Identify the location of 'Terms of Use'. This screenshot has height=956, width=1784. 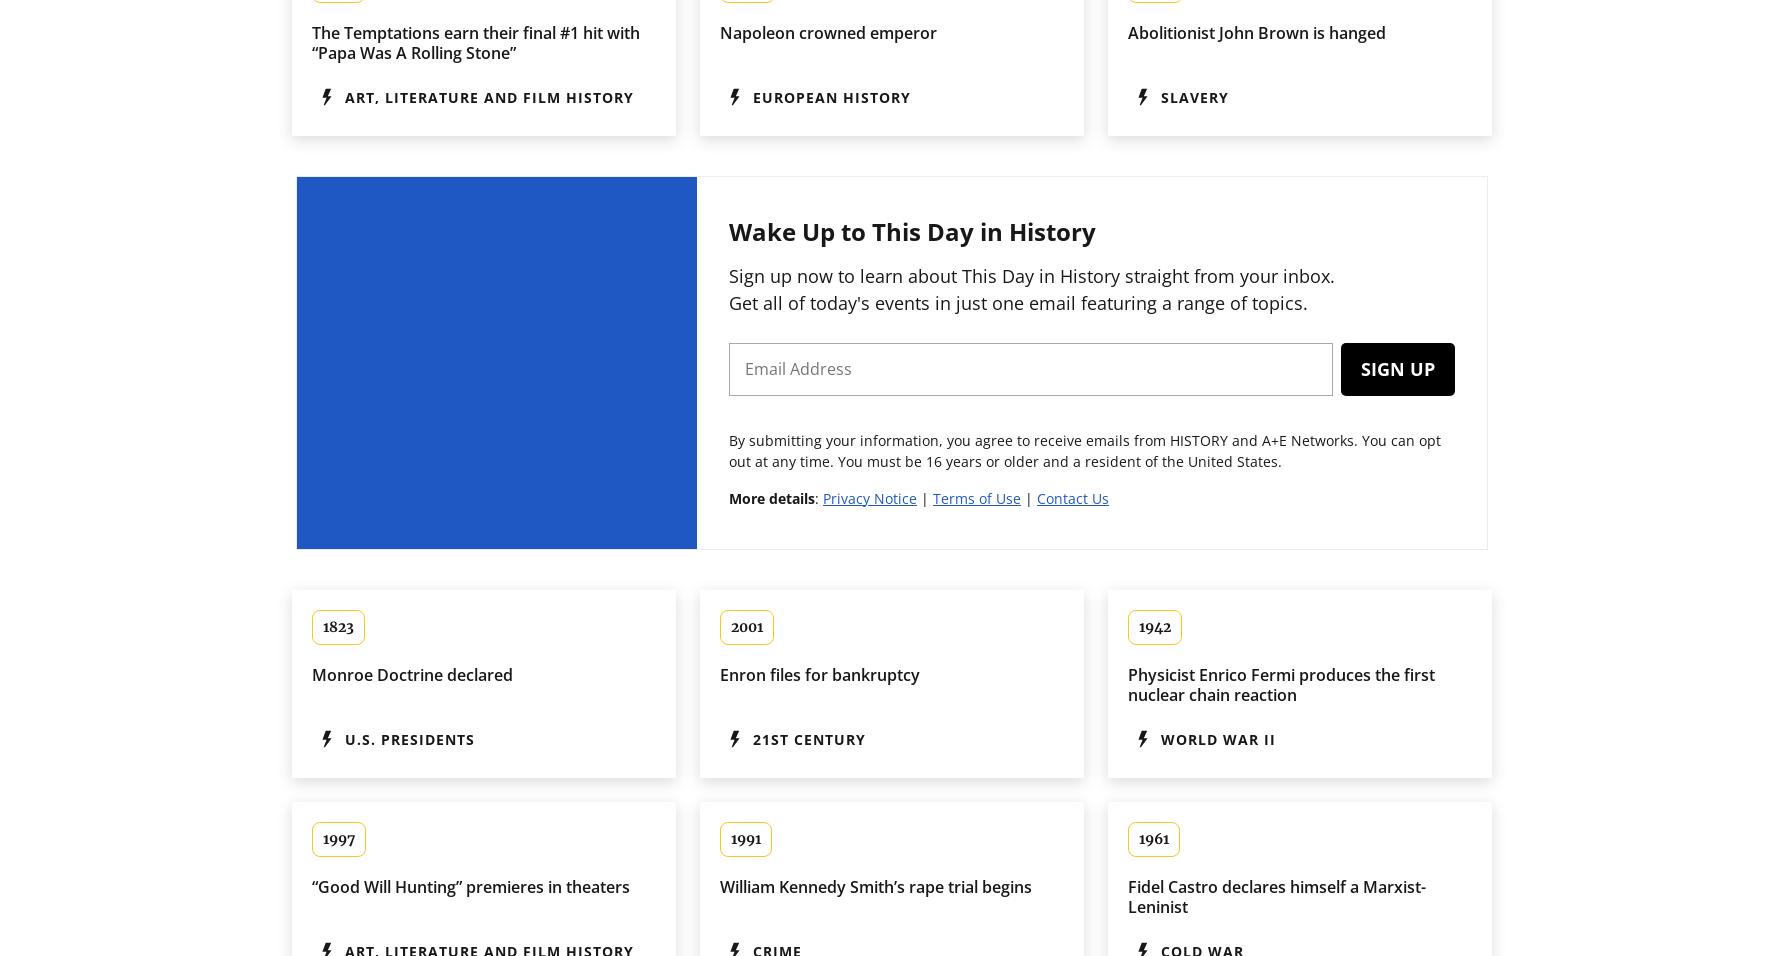
(976, 496).